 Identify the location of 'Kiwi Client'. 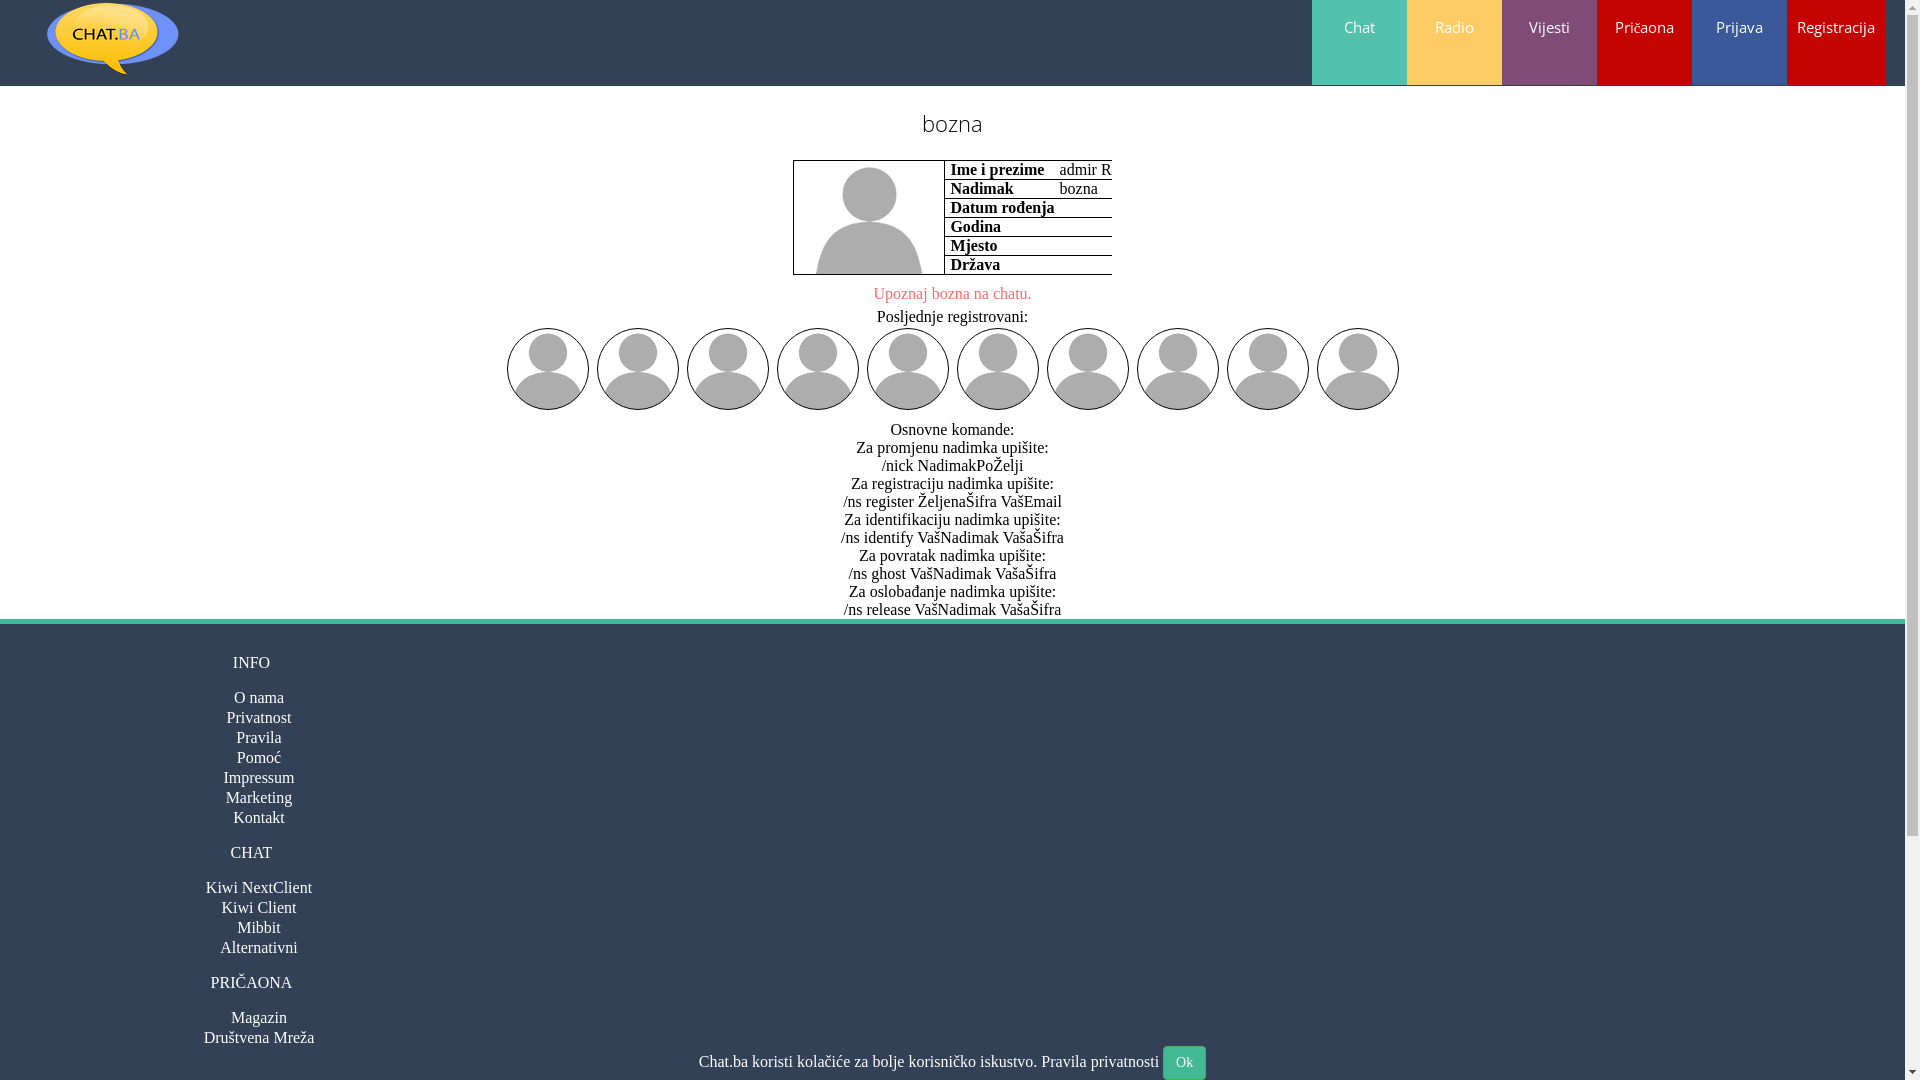
(257, 907).